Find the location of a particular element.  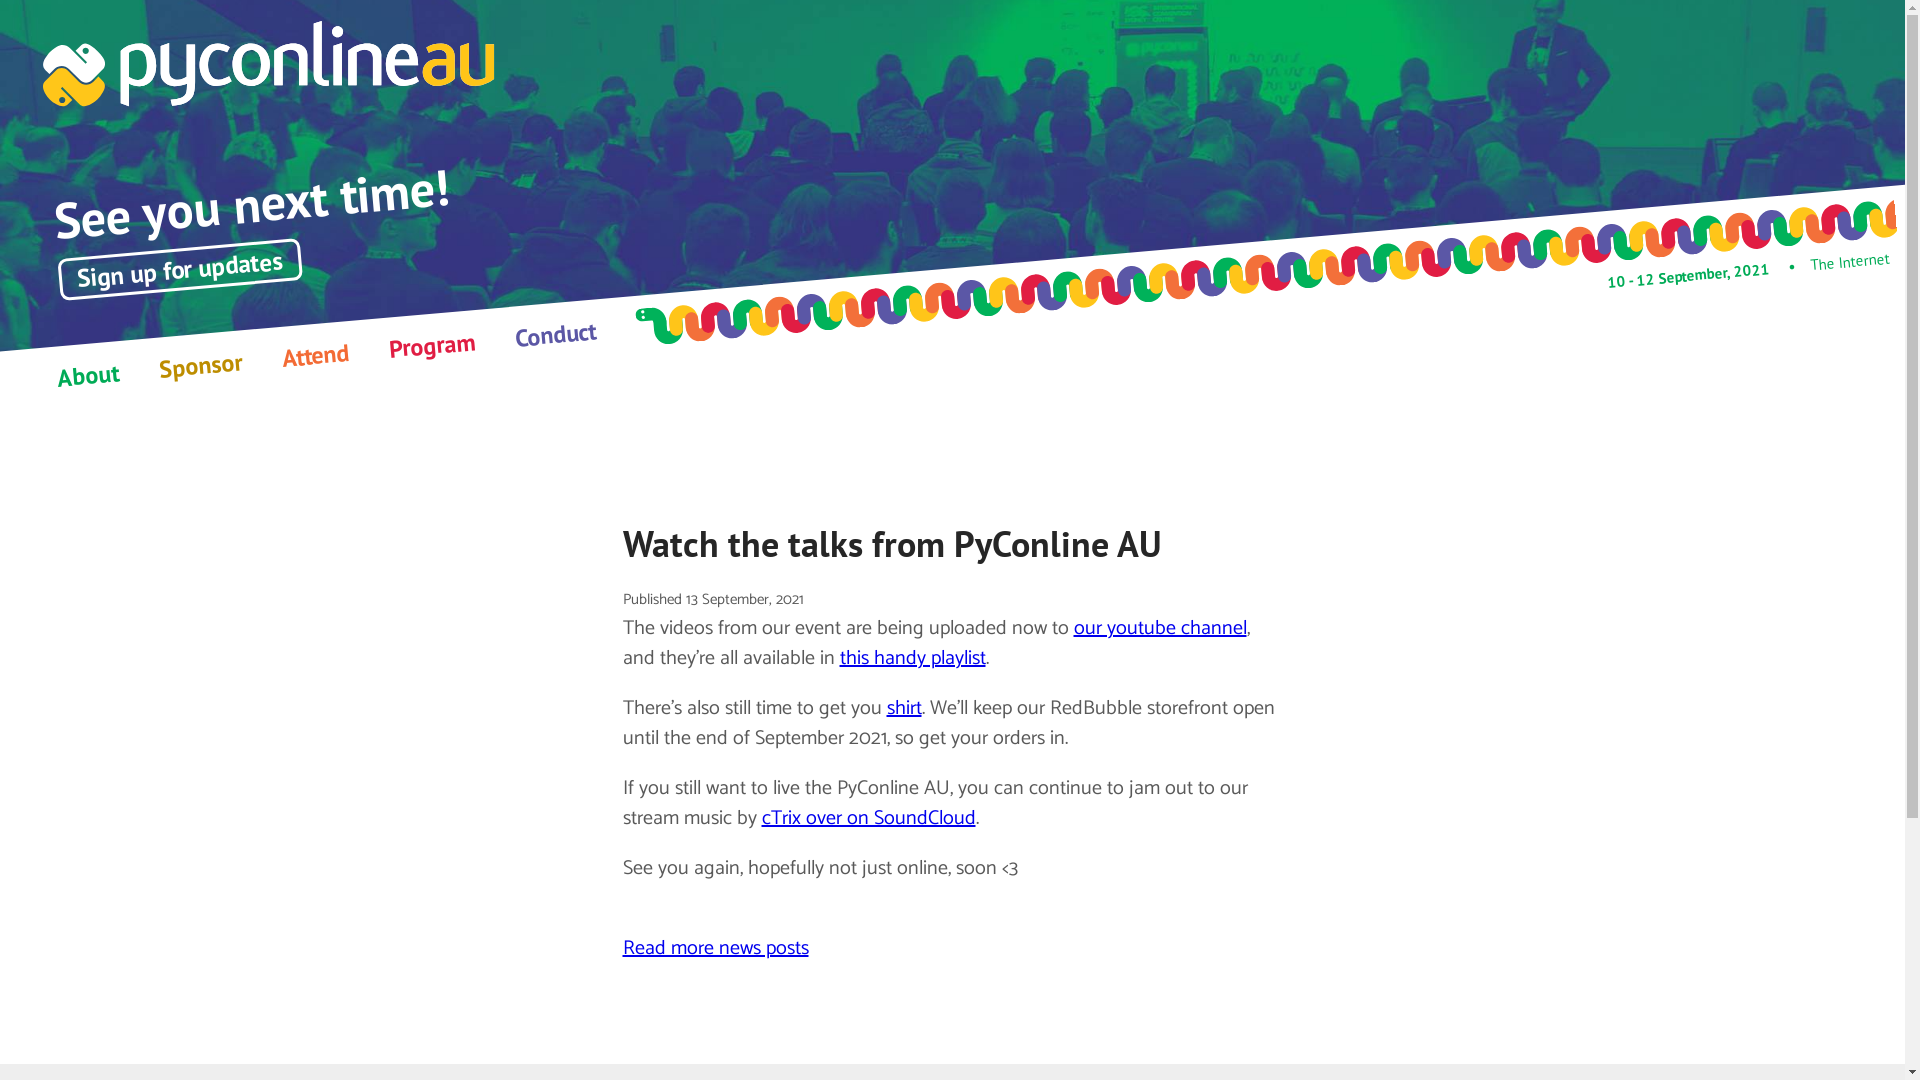

'Sponsor' is located at coordinates (199, 362).